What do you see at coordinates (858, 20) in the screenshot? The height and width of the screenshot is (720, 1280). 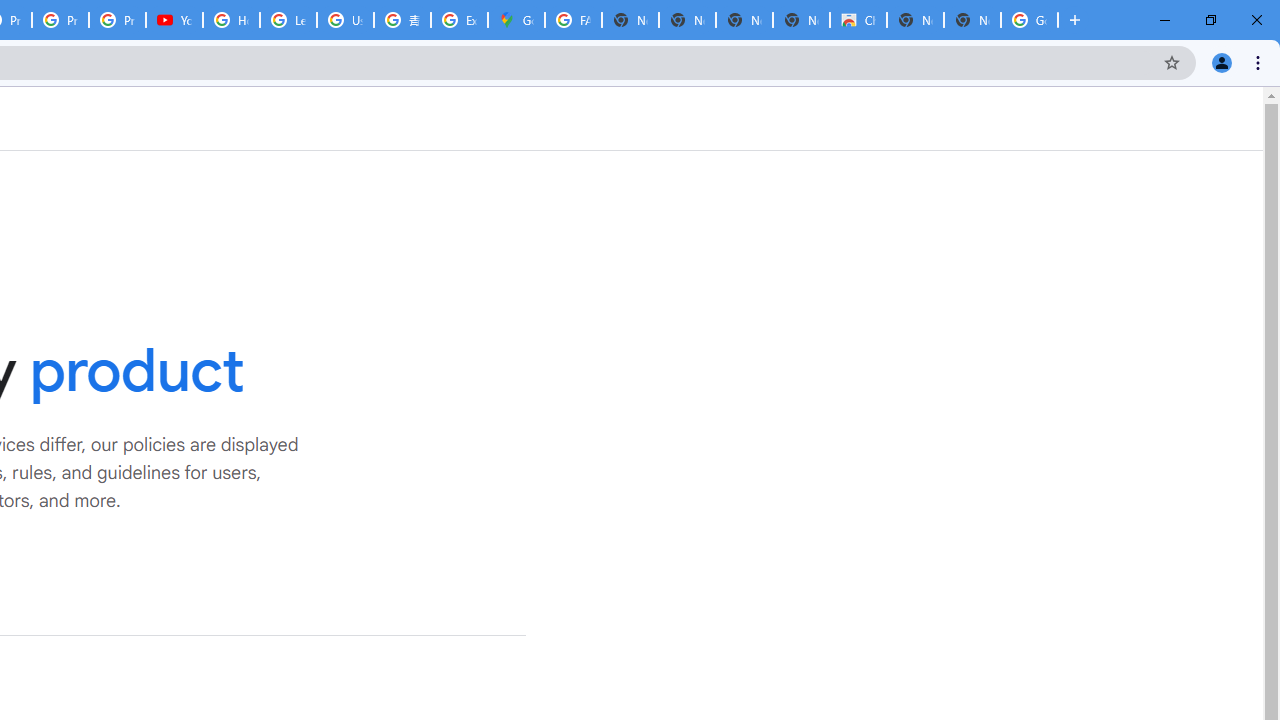 I see `'Chrome Web Store'` at bounding box center [858, 20].